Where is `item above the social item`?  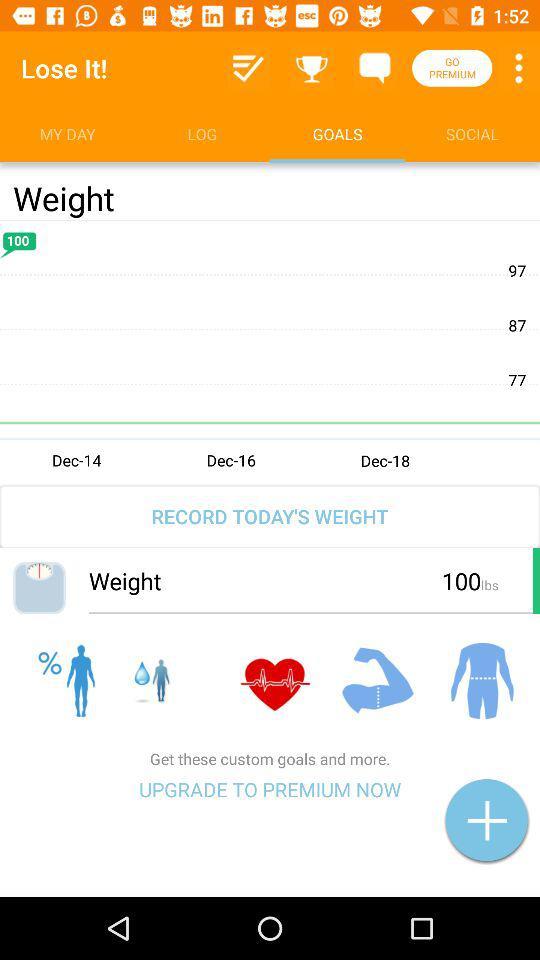
item above the social item is located at coordinates (518, 68).